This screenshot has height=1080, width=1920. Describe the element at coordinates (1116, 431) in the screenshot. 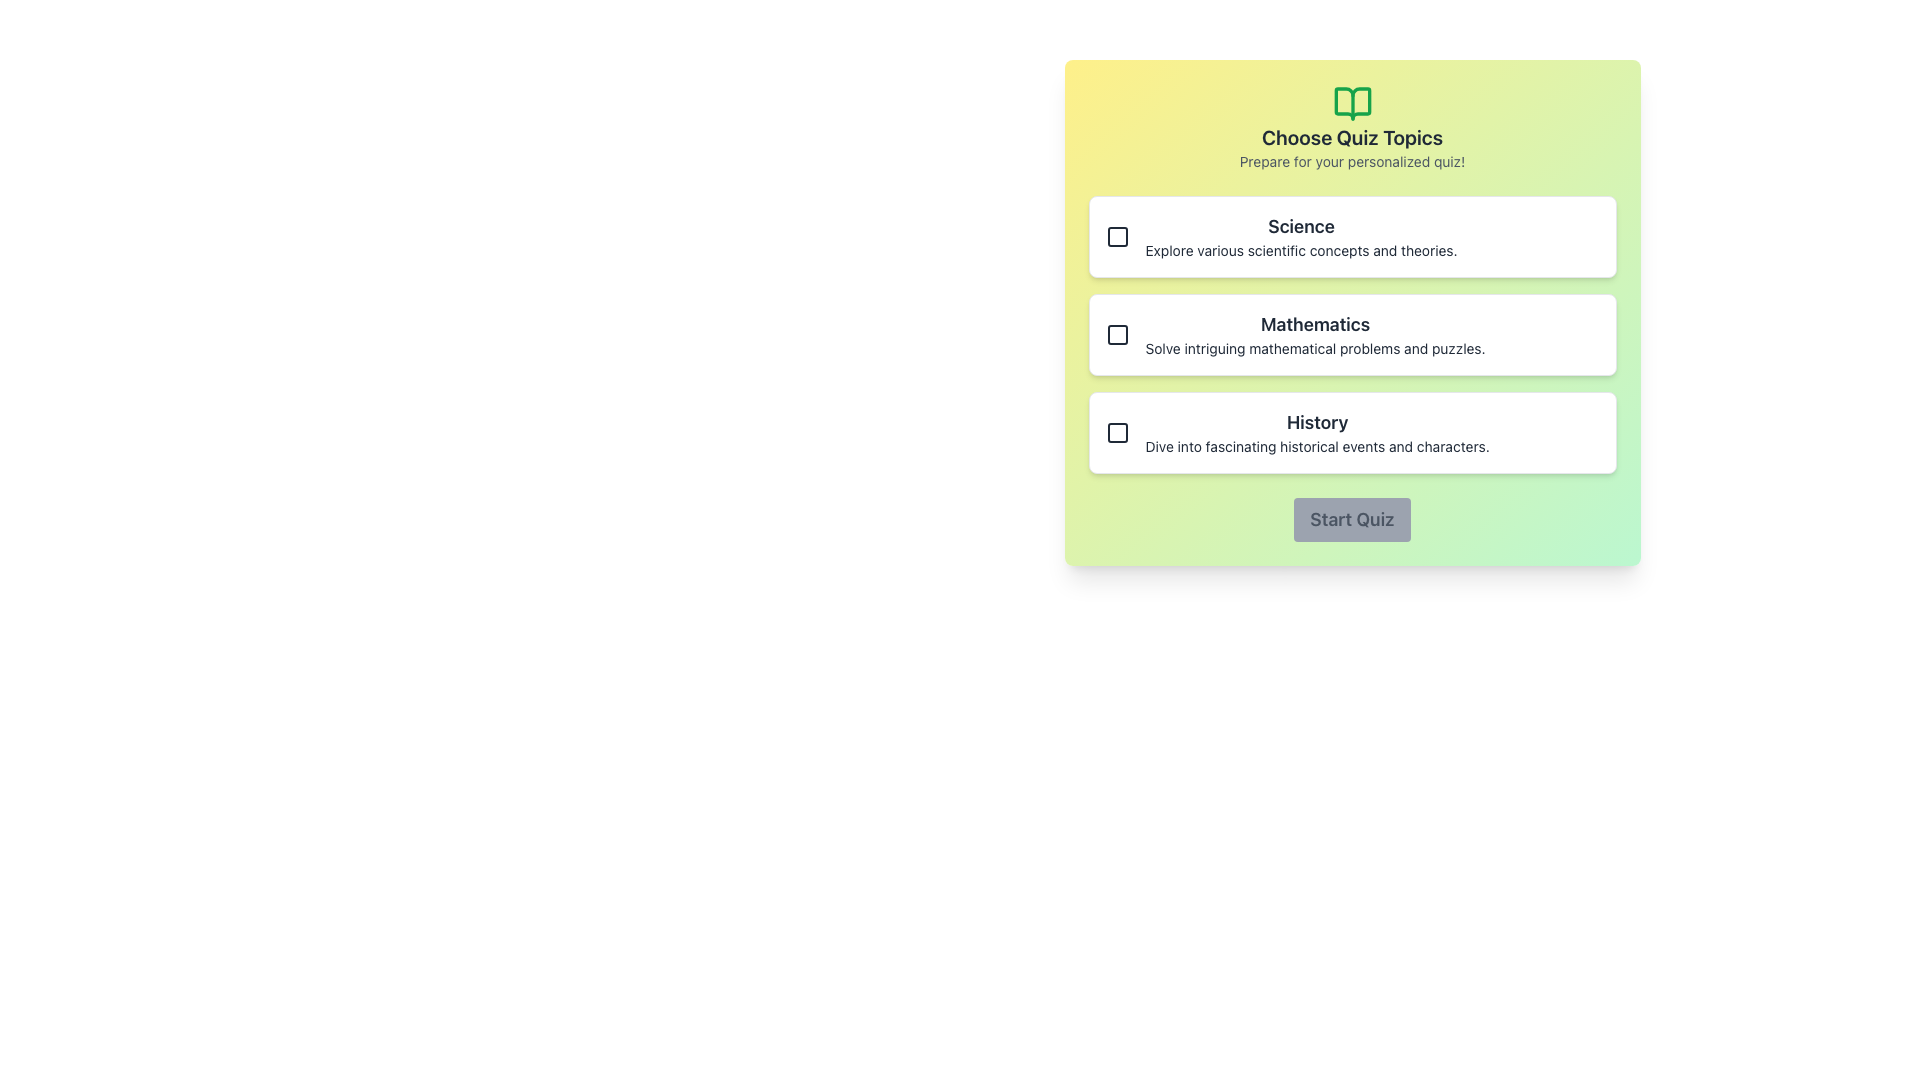

I see `the checkbox located to the left of the 'History' text within the third list item under the heading 'Choose Quiz Topics' for keyboard interaction` at that location.